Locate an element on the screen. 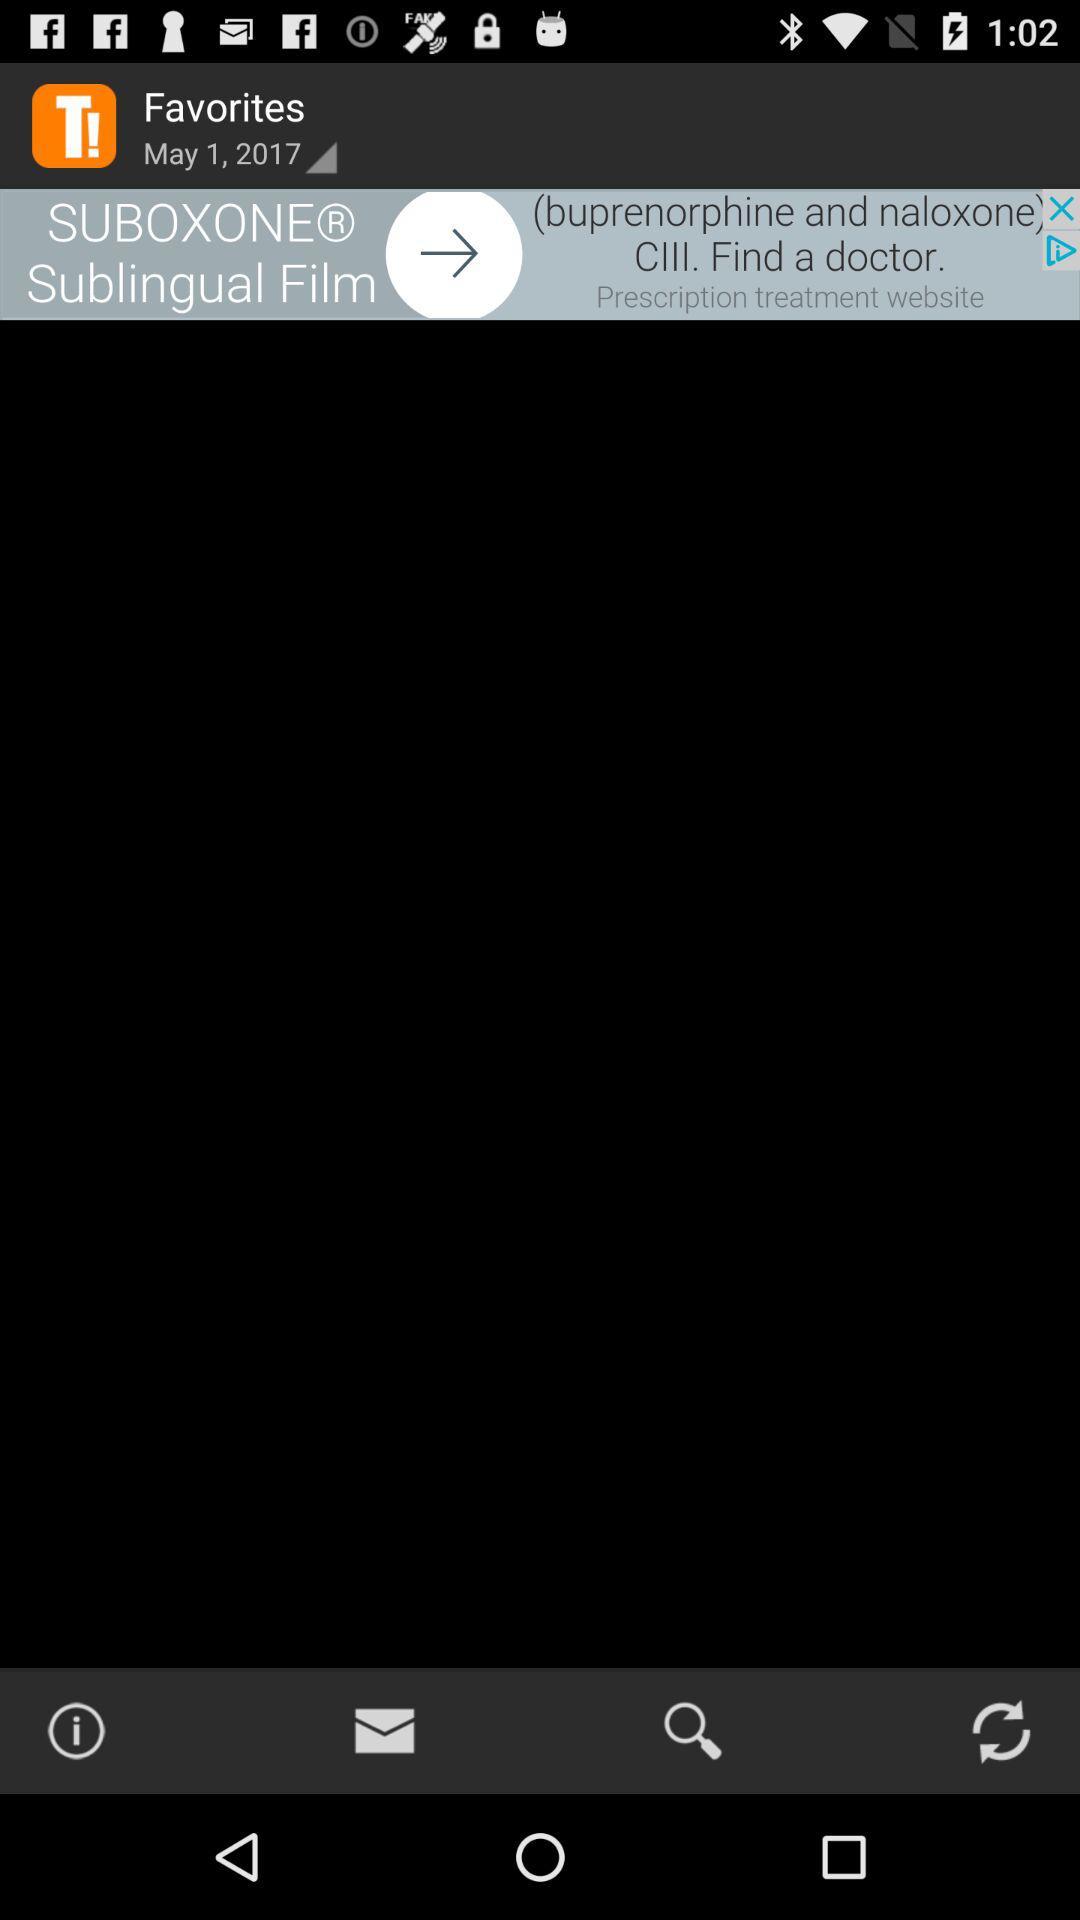  the advertised website is located at coordinates (540, 253).